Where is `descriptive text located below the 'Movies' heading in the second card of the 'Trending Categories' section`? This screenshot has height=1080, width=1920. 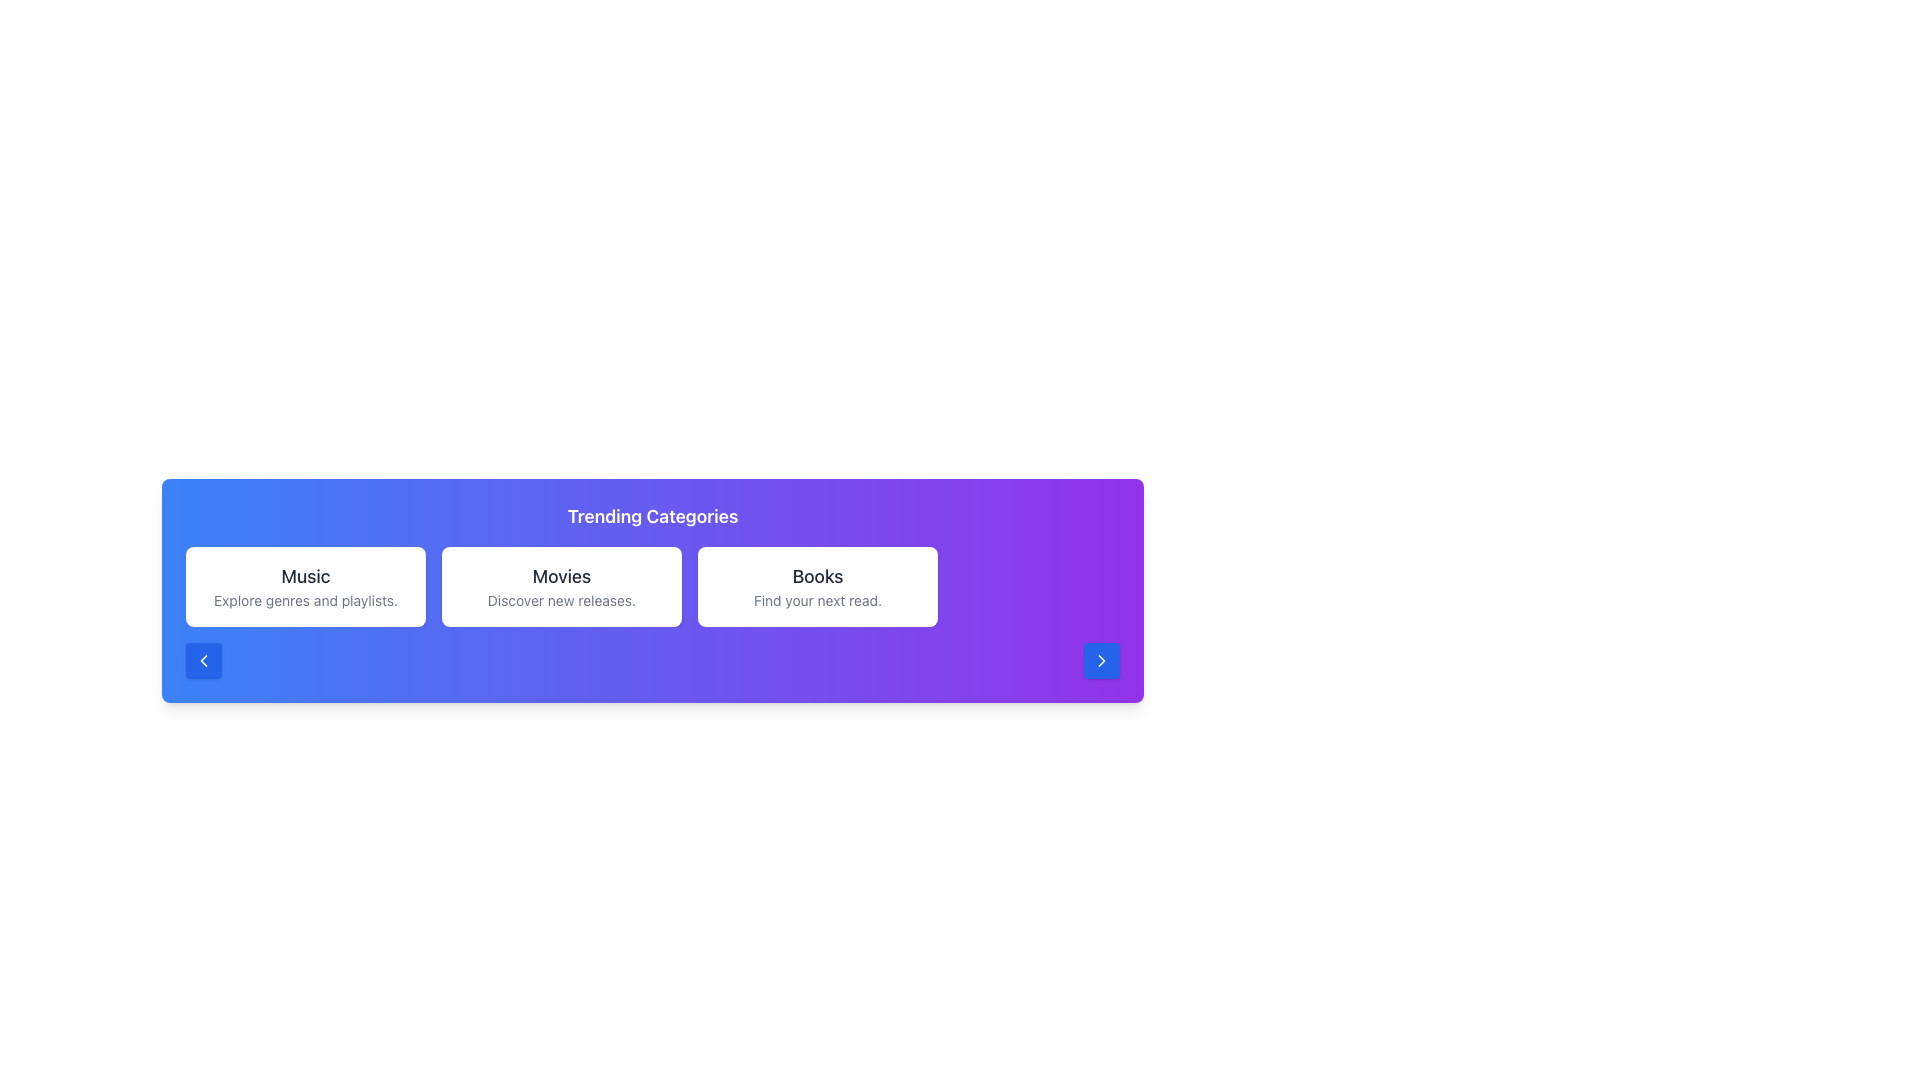 descriptive text located below the 'Movies' heading in the second card of the 'Trending Categories' section is located at coordinates (560, 600).